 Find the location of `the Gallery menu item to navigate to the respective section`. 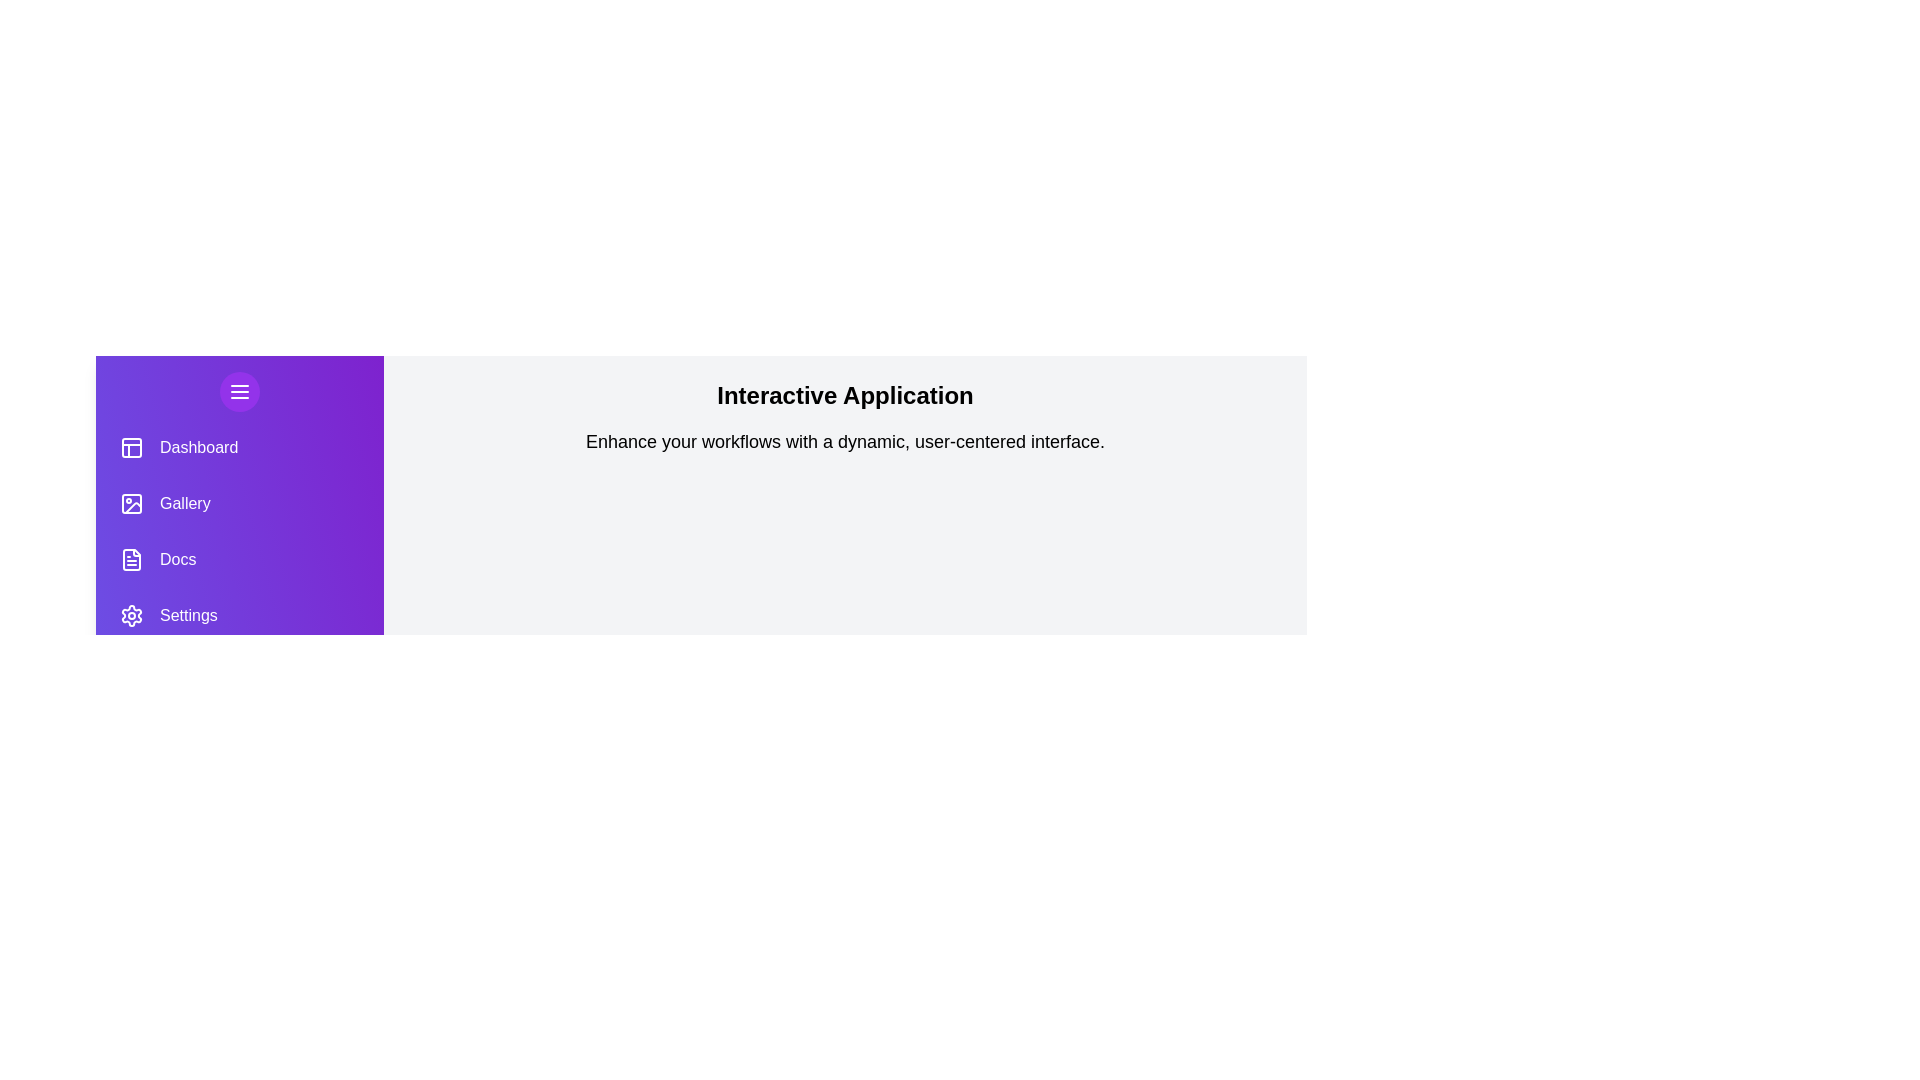

the Gallery menu item to navigate to the respective section is located at coordinates (240, 503).